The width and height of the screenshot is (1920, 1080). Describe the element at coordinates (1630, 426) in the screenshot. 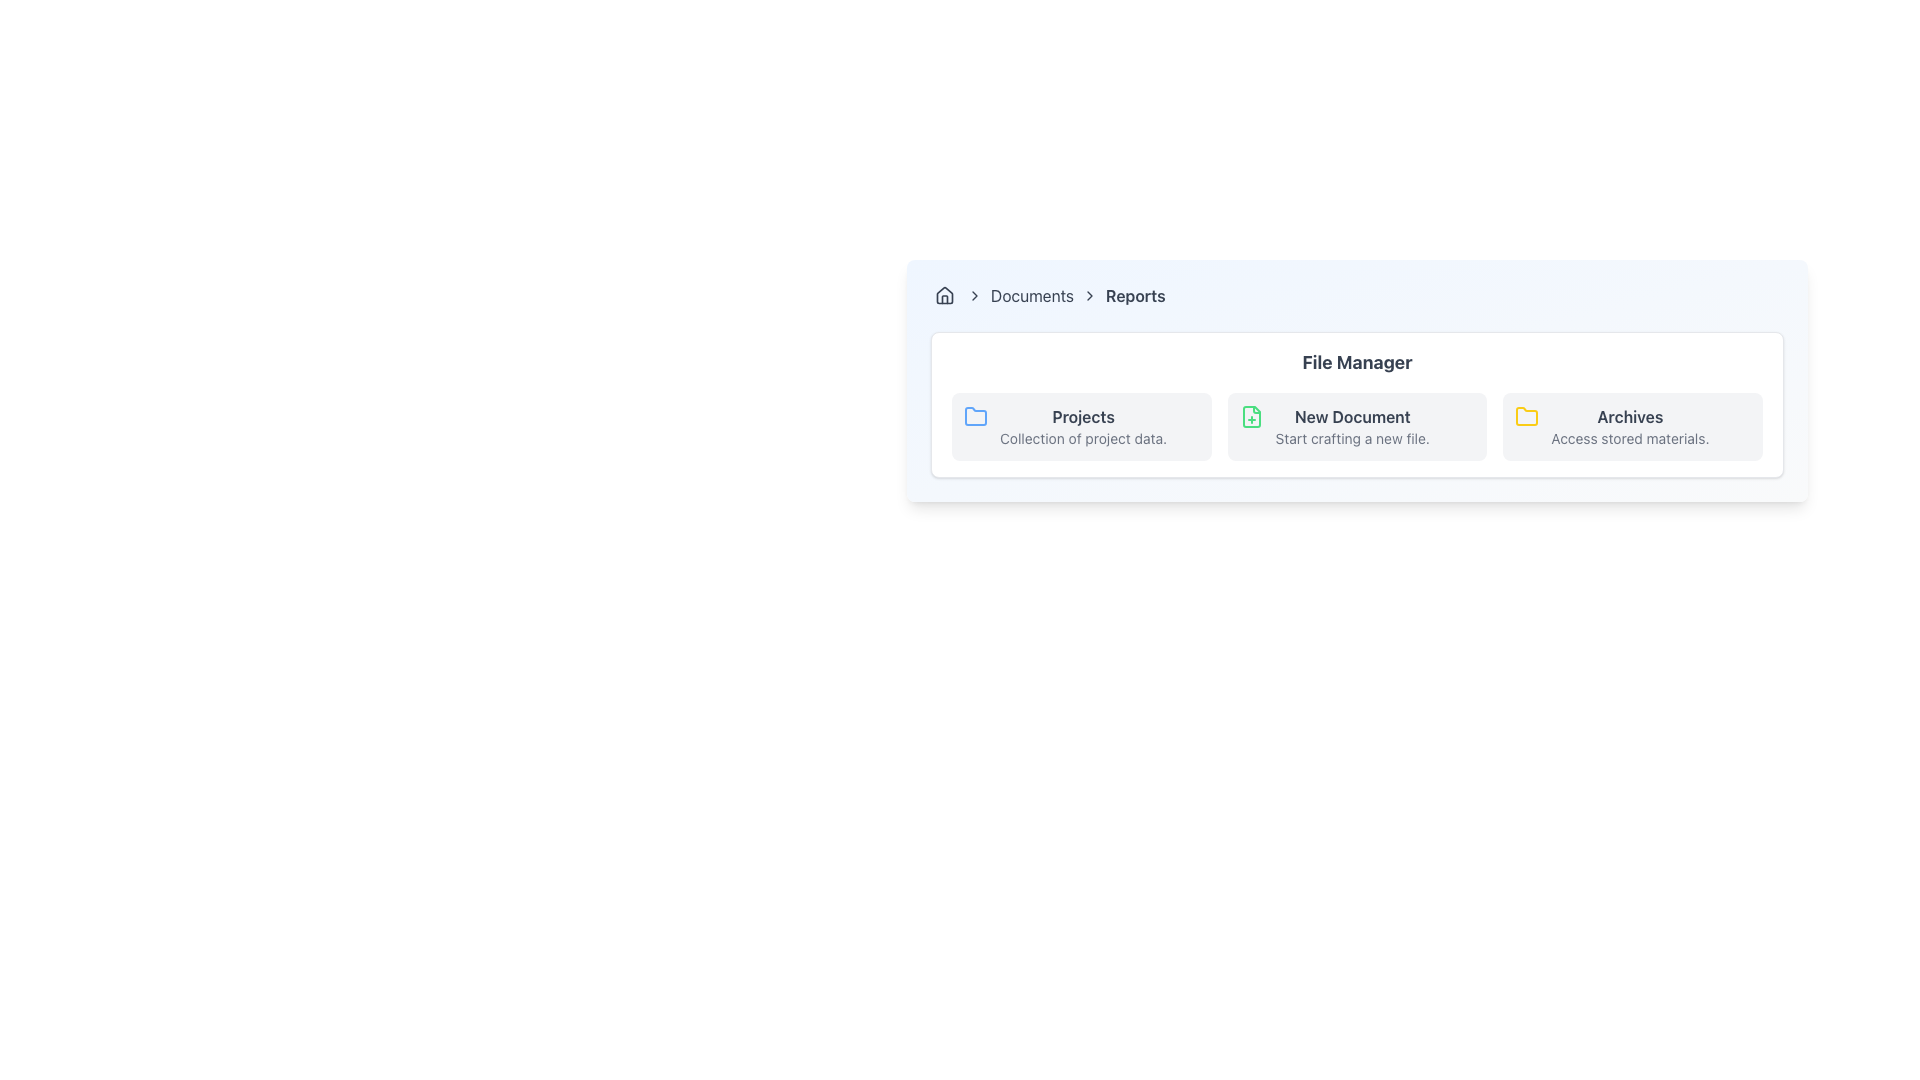

I see `the 'Archives' text label with icon in the 'File Manager' section` at that location.